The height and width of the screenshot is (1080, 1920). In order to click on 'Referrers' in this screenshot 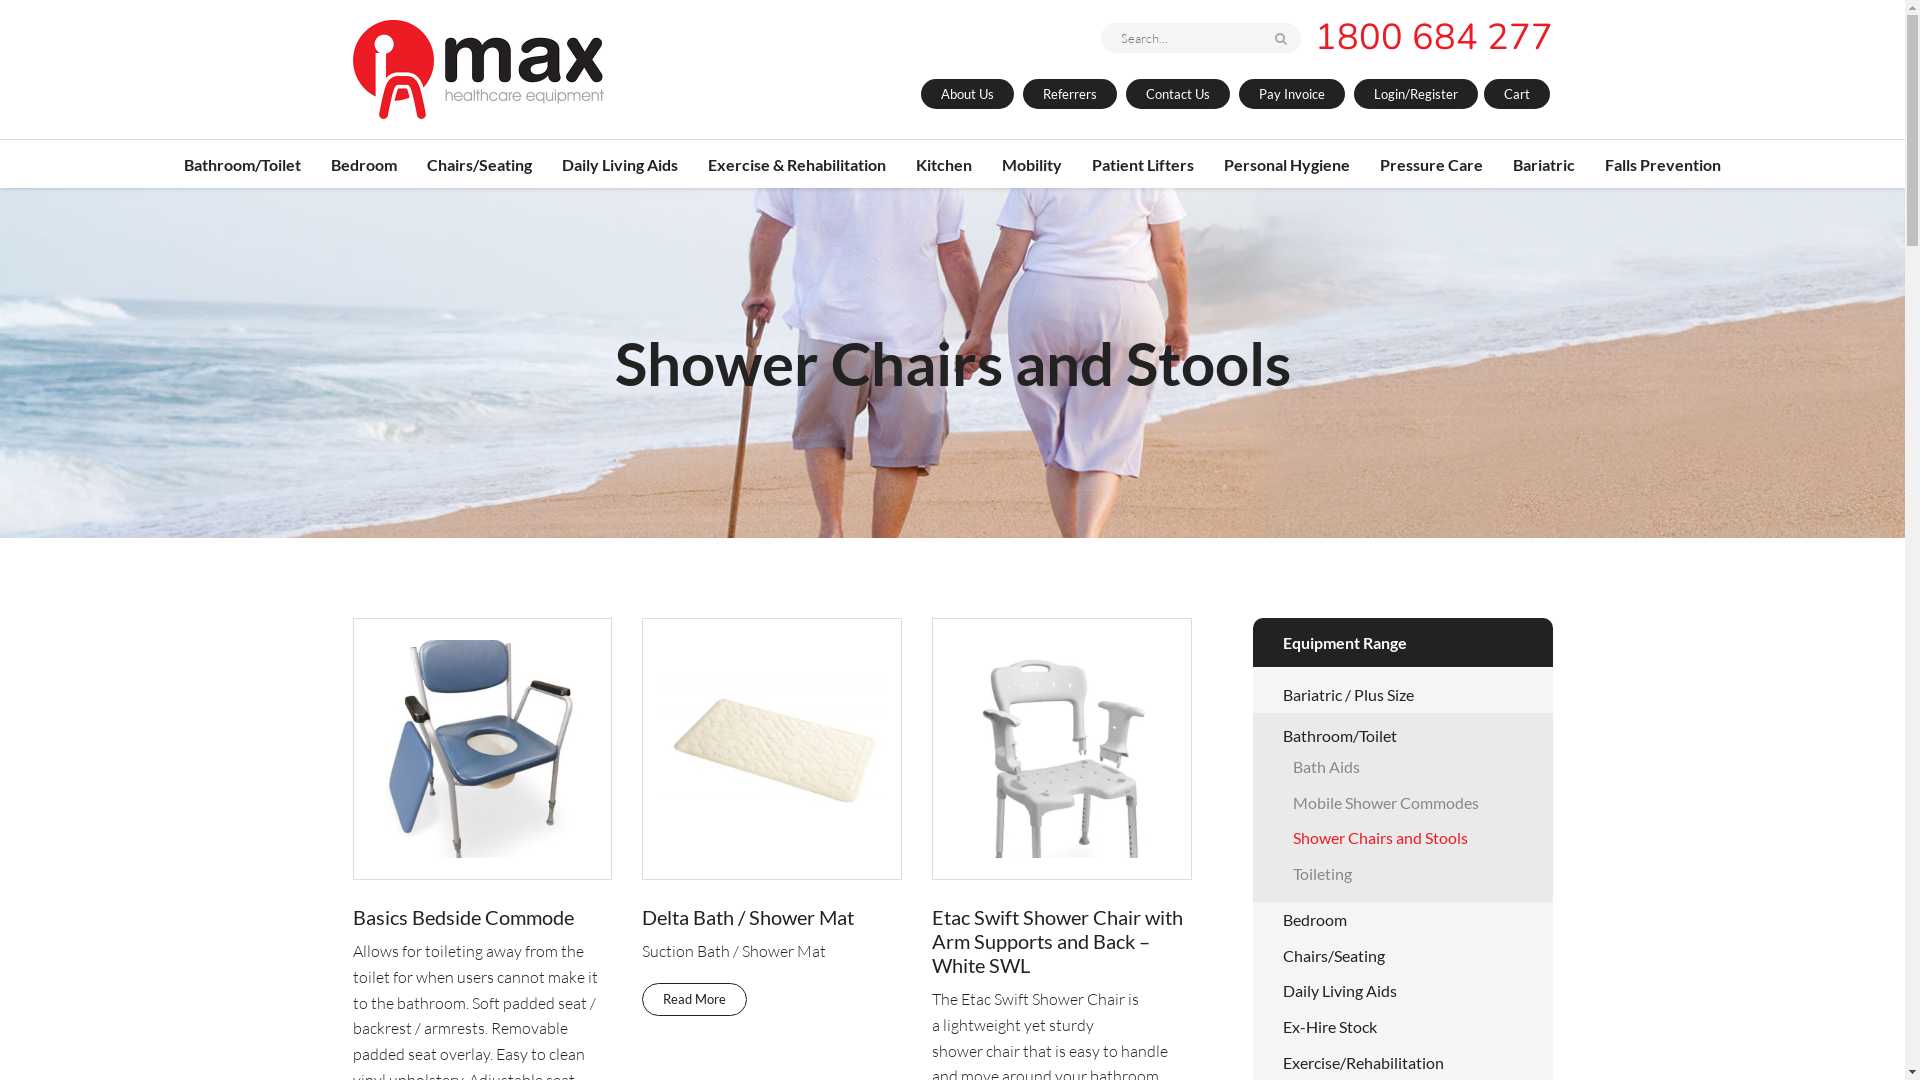, I will do `click(1068, 93)`.